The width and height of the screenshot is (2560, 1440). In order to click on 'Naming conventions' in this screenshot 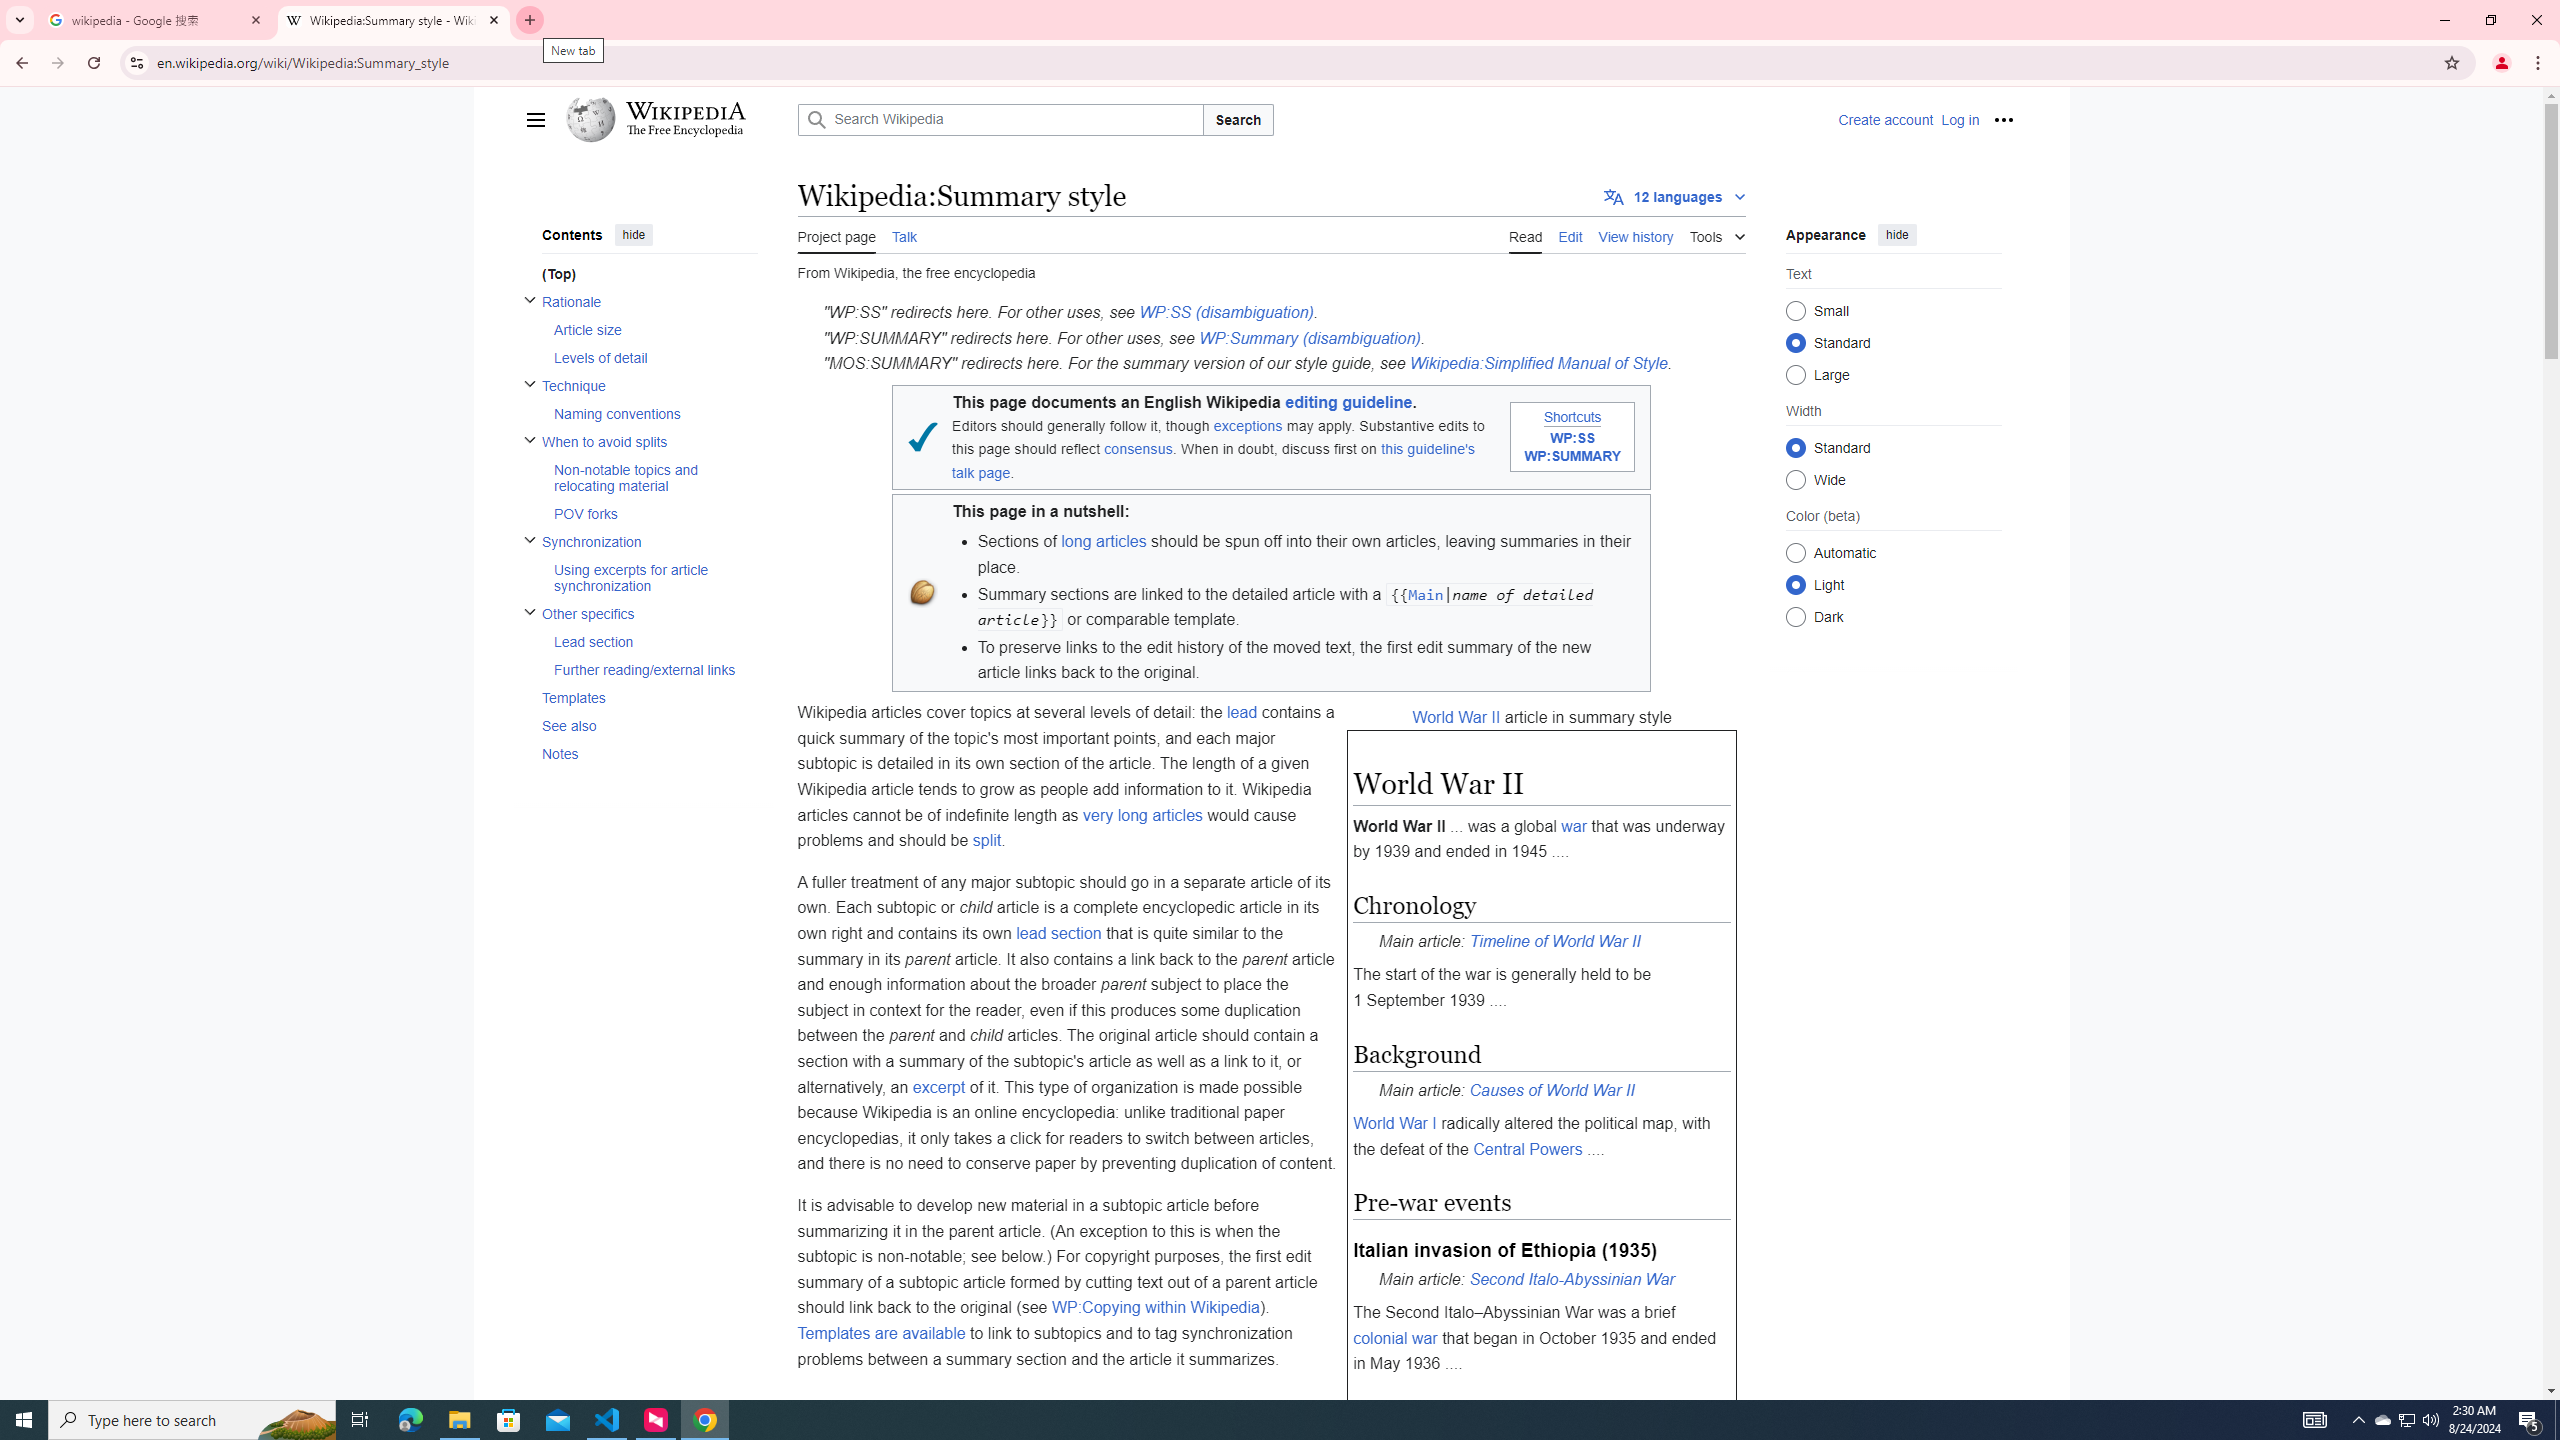, I will do `click(655, 413)`.